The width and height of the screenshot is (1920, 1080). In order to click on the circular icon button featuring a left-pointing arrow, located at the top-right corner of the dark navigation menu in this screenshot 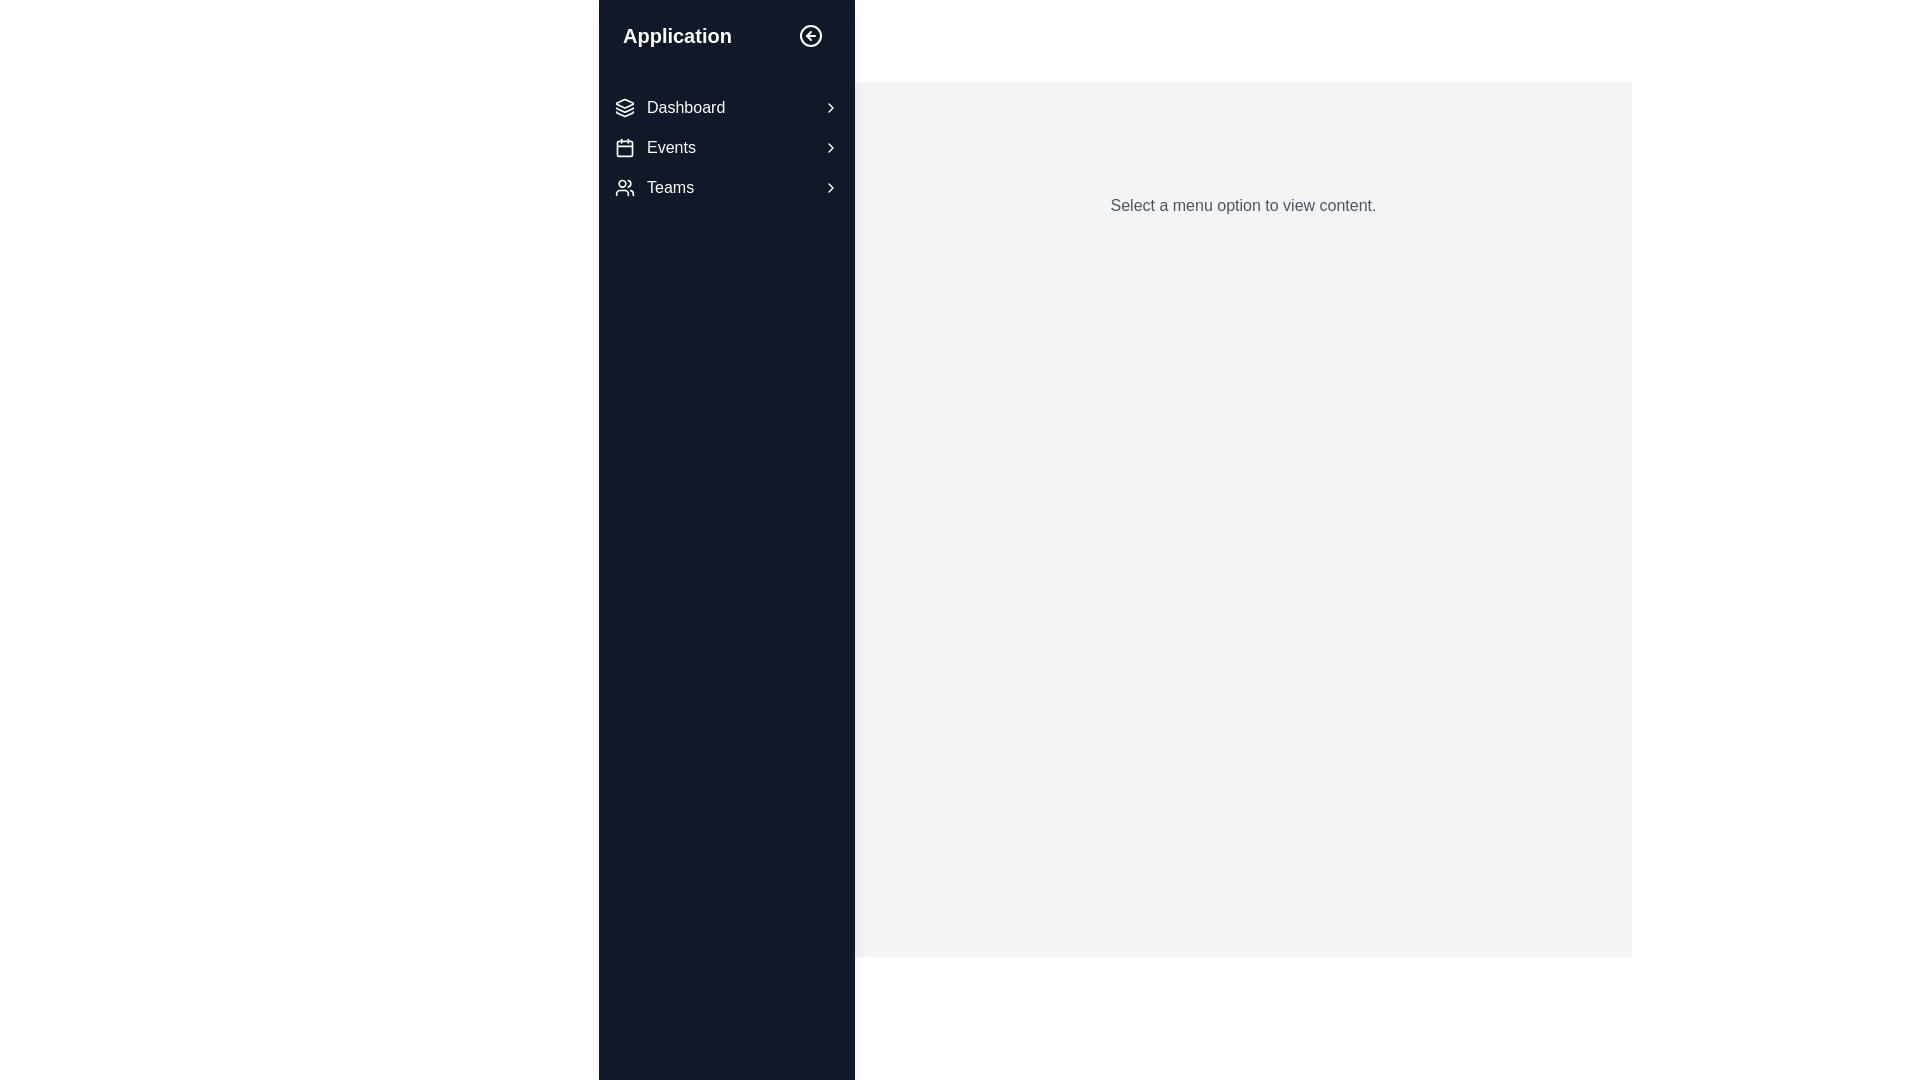, I will do `click(811, 35)`.